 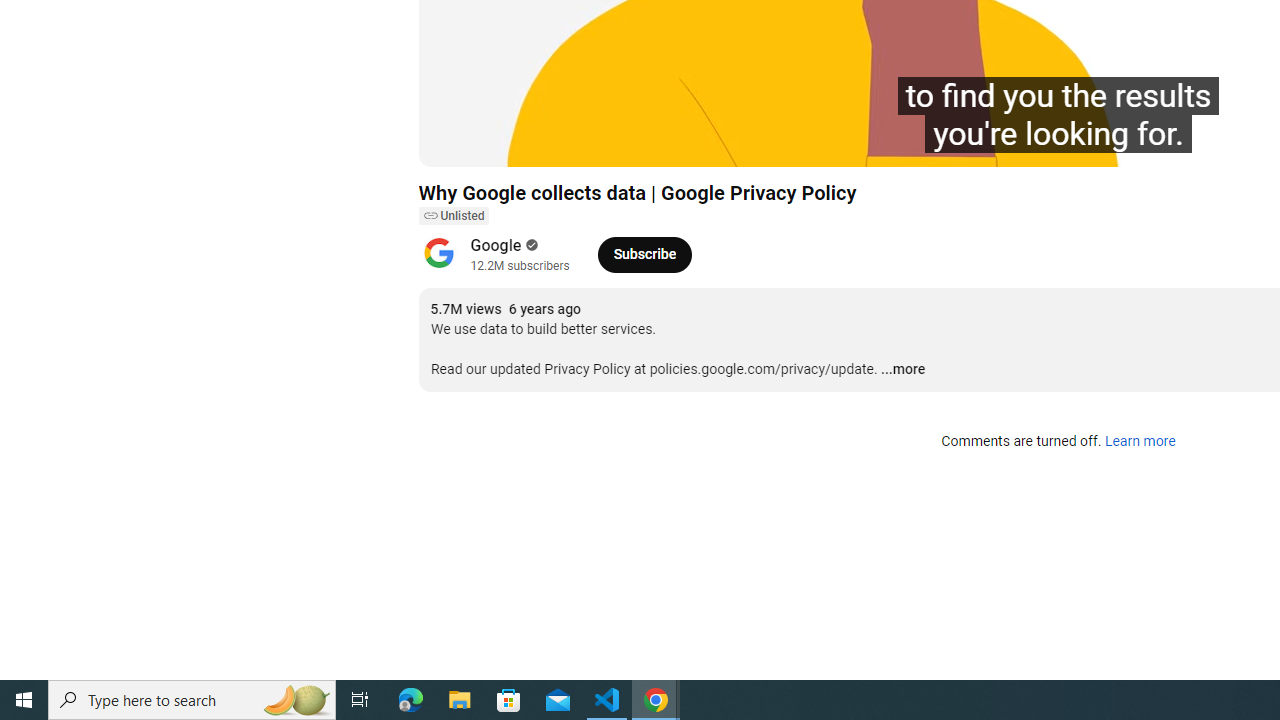 What do you see at coordinates (1139, 441) in the screenshot?
I see `'Learn more'` at bounding box center [1139, 441].